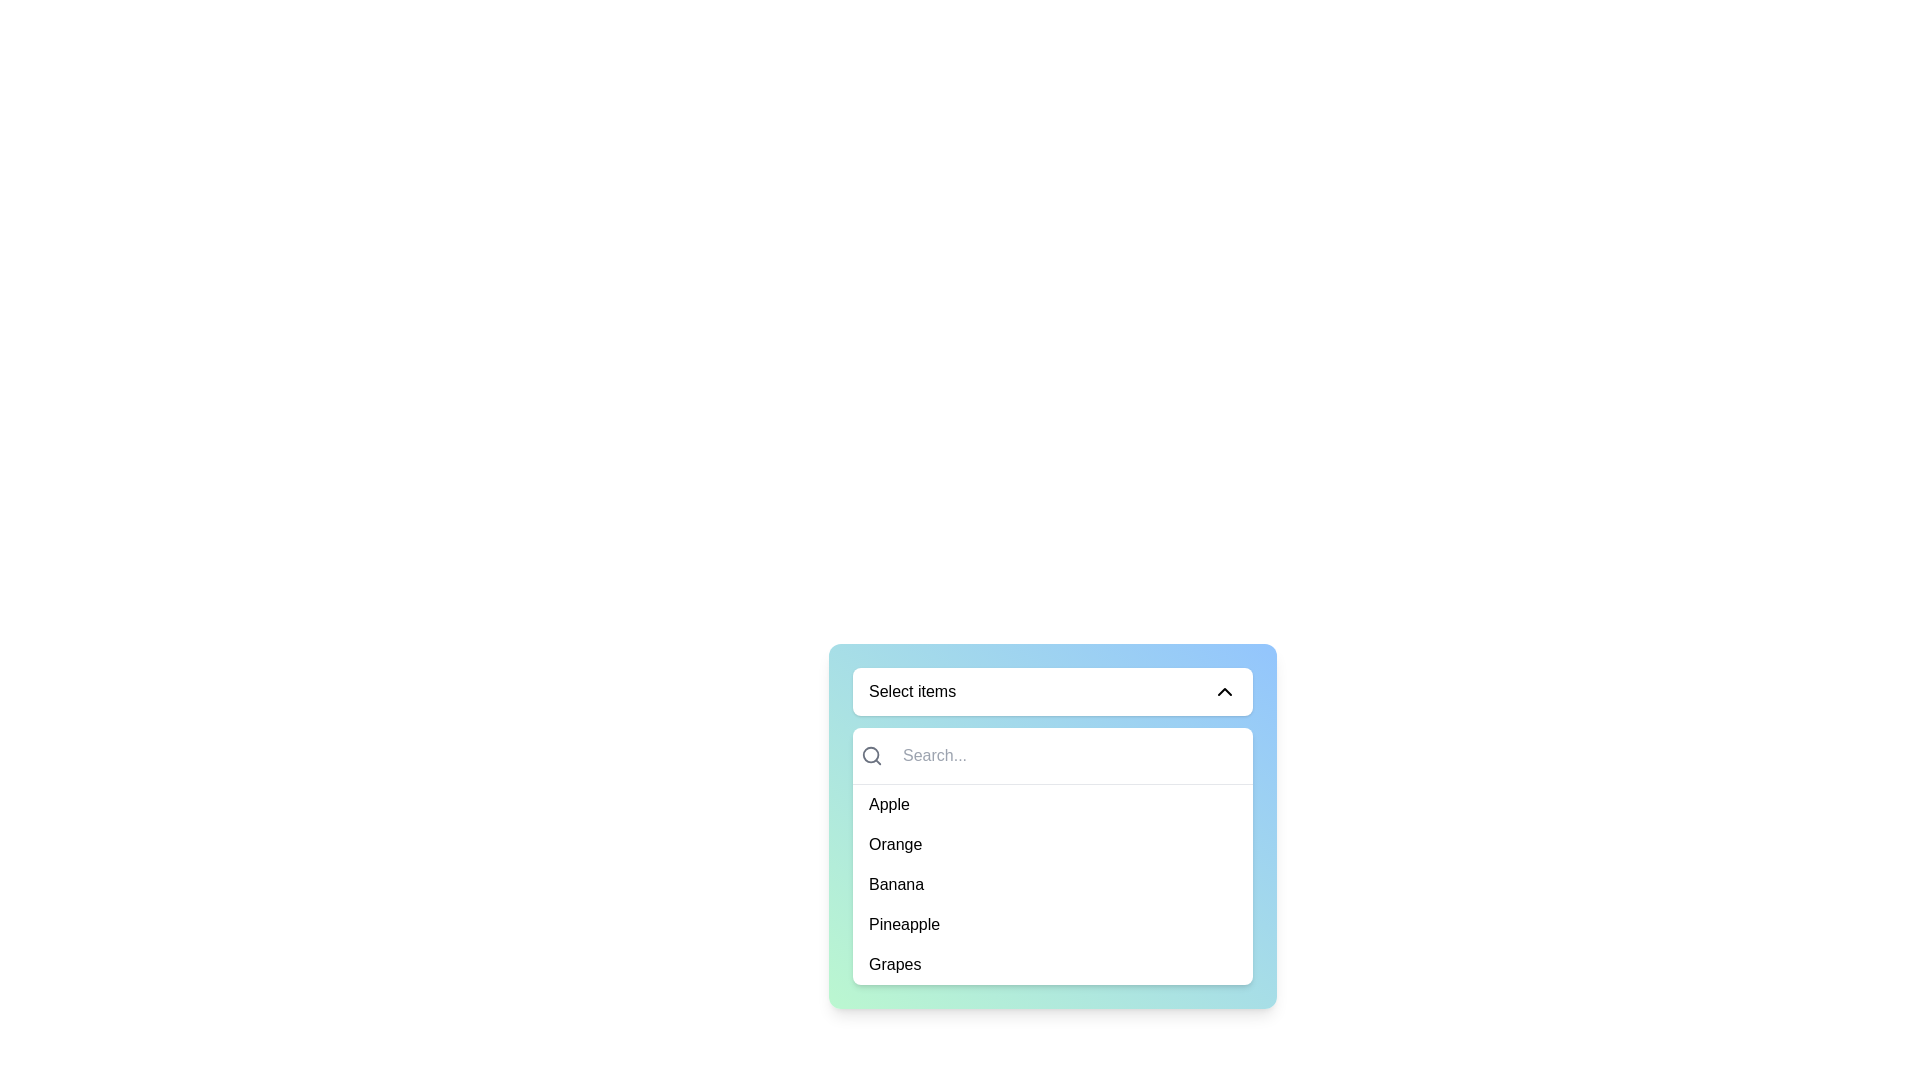 This screenshot has width=1920, height=1080. Describe the element at coordinates (1223, 690) in the screenshot. I see `the upward-pointing chevron arrow icon located on the right end of the 'Select items' dropdown header` at that location.